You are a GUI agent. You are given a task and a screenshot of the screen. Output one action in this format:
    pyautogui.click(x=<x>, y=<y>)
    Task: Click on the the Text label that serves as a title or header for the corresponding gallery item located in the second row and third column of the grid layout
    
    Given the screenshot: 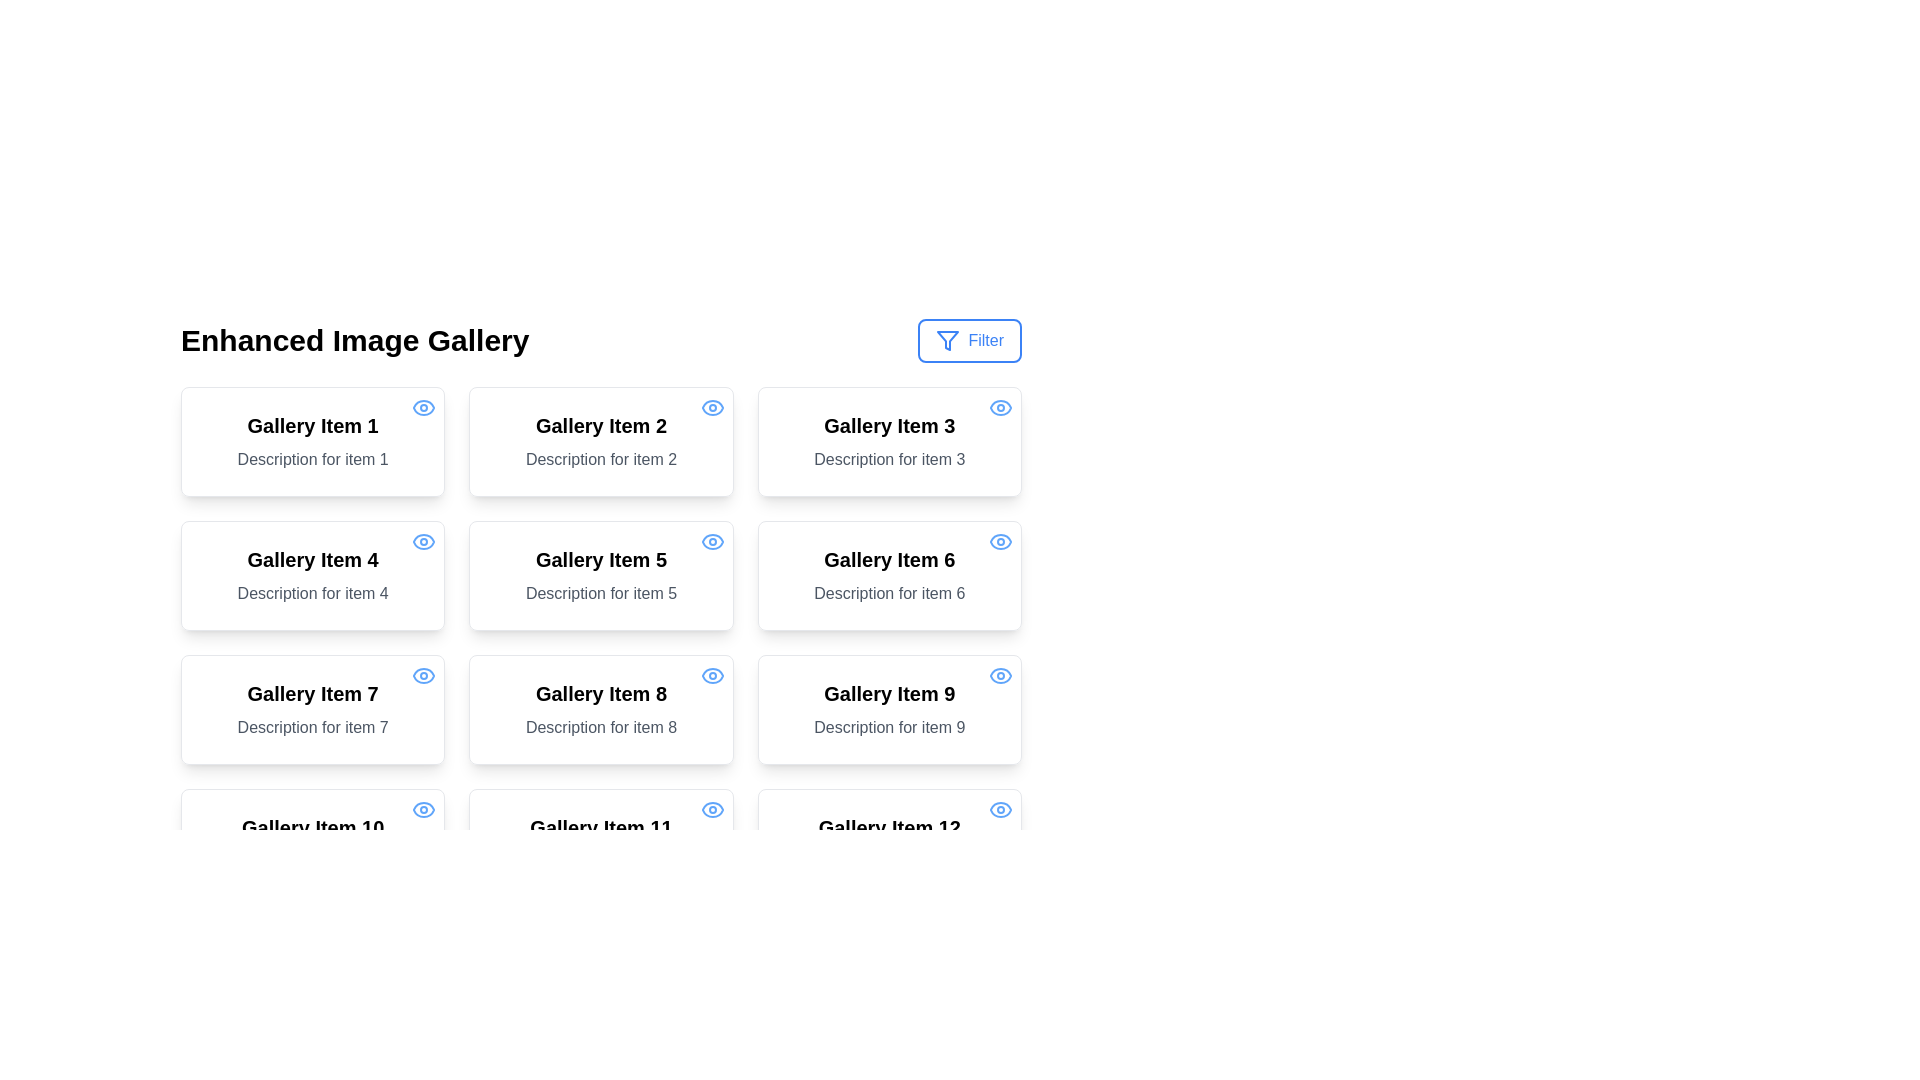 What is the action you would take?
    pyautogui.click(x=600, y=693)
    